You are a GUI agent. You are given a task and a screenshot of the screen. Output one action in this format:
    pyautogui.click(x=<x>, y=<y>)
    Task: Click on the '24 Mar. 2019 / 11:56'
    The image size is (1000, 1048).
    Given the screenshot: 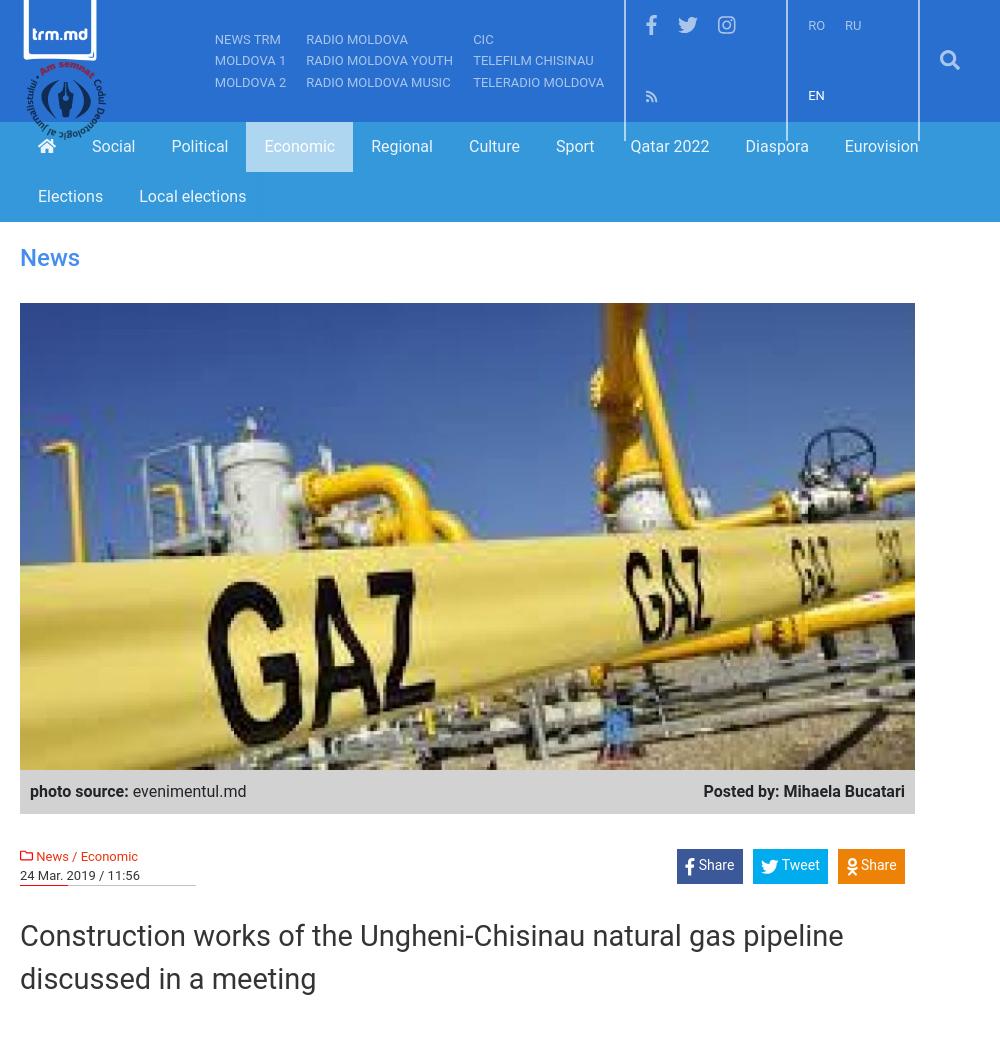 What is the action you would take?
    pyautogui.click(x=20, y=874)
    